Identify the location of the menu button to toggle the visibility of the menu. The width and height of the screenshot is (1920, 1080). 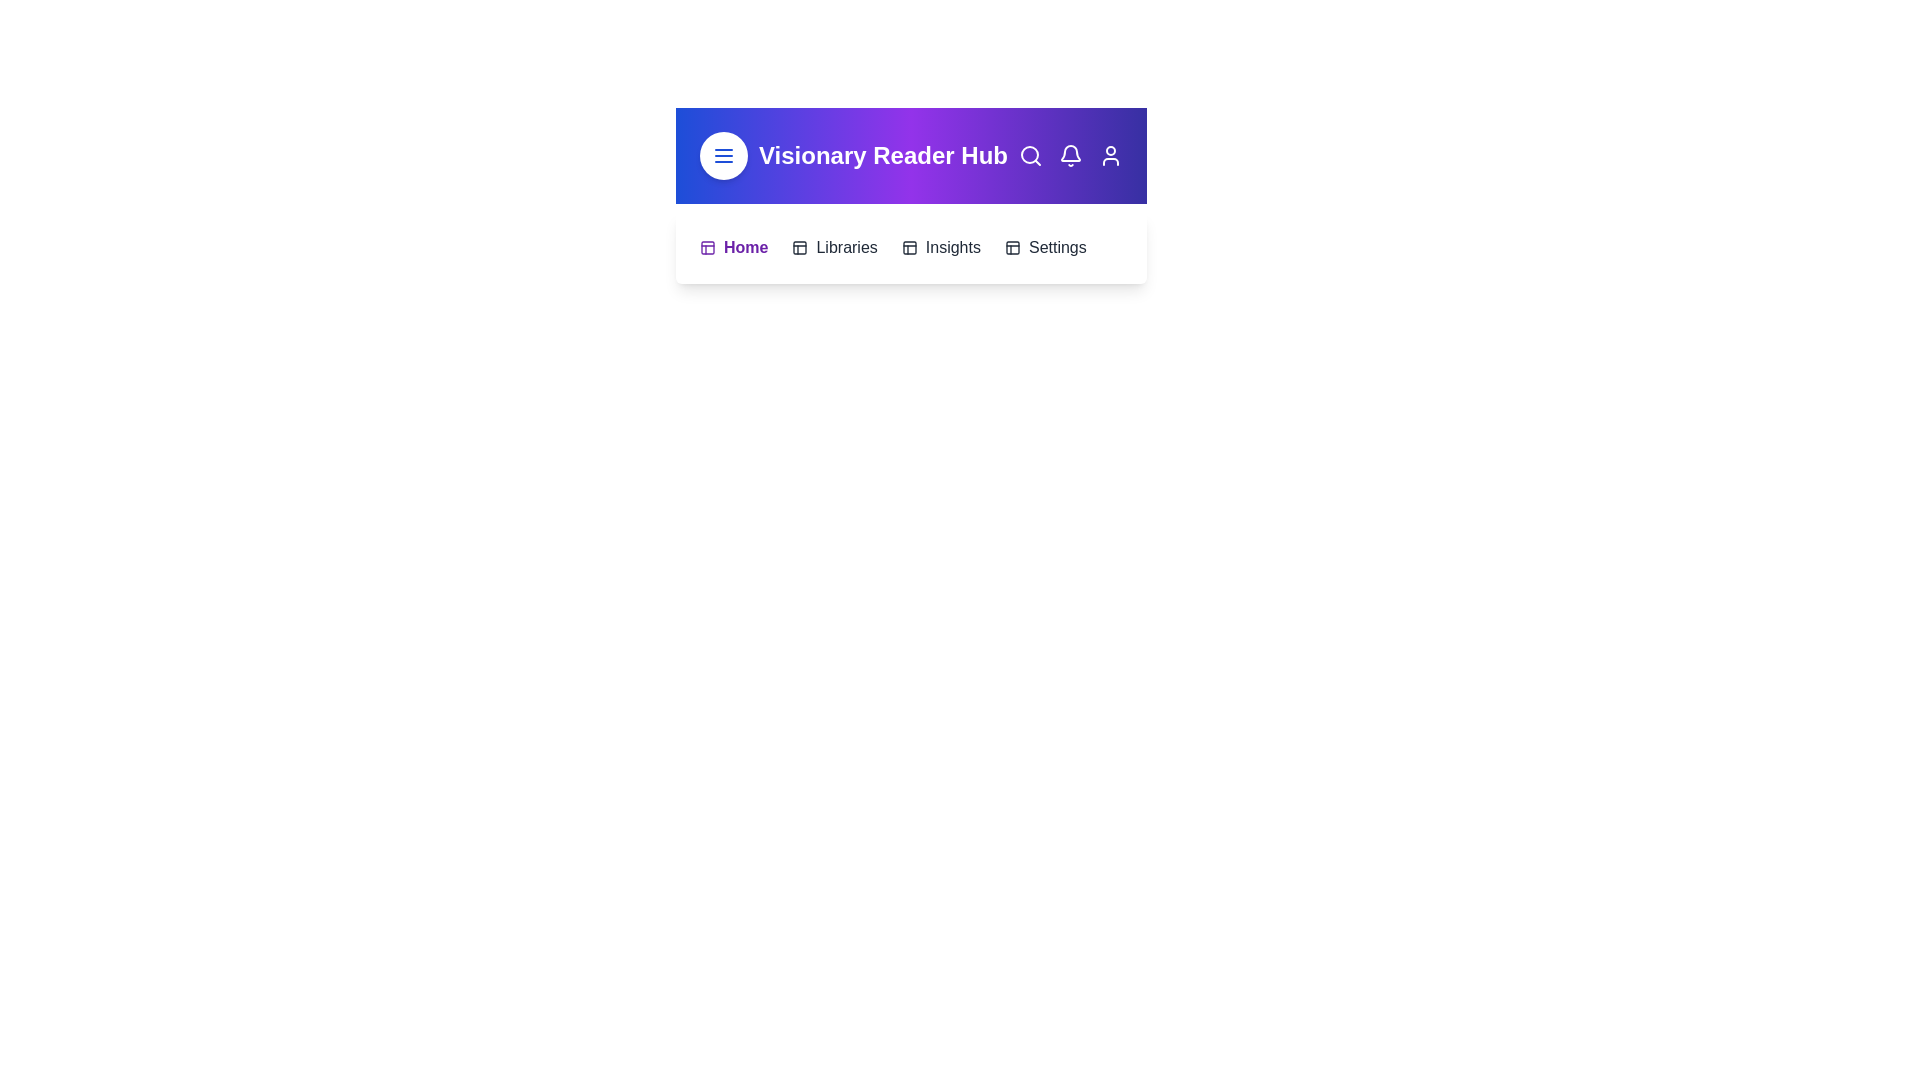
(723, 154).